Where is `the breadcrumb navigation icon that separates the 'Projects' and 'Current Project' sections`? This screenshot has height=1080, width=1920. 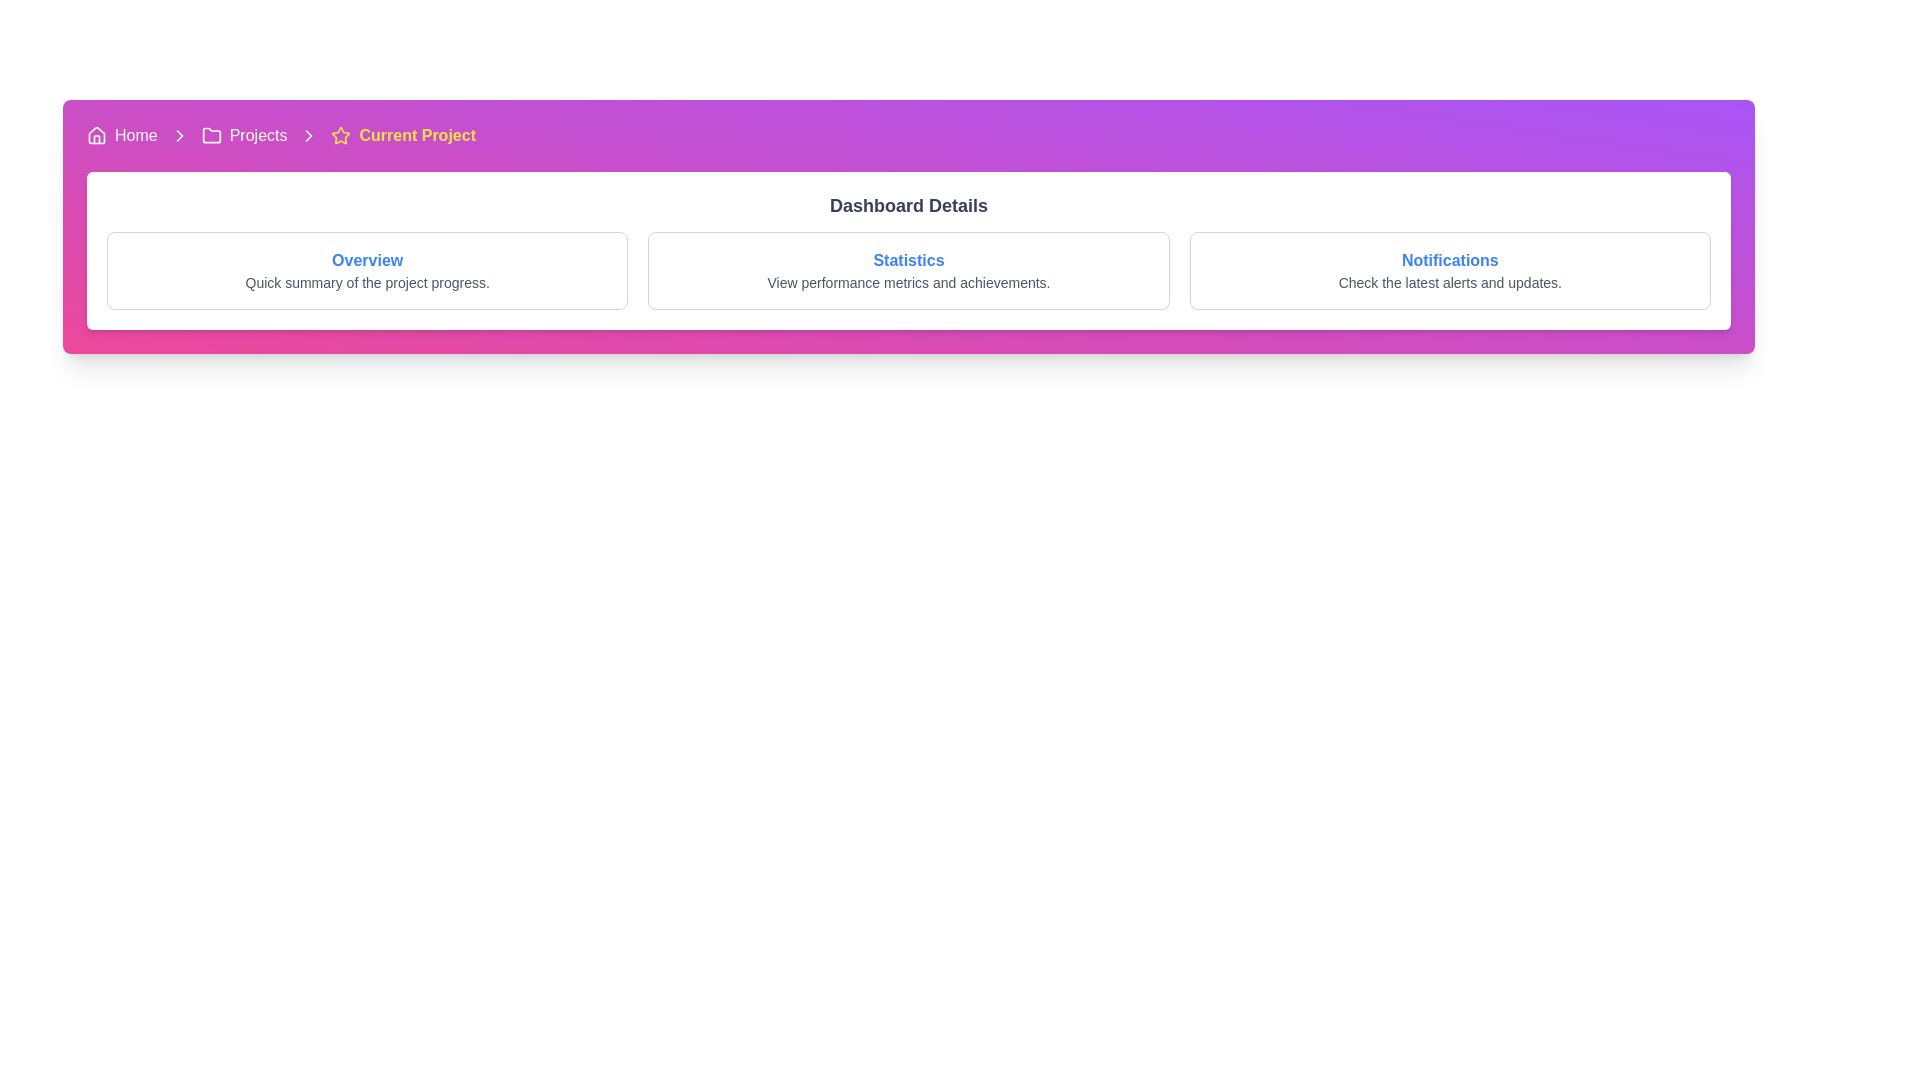 the breadcrumb navigation icon that separates the 'Projects' and 'Current Project' sections is located at coordinates (308, 135).